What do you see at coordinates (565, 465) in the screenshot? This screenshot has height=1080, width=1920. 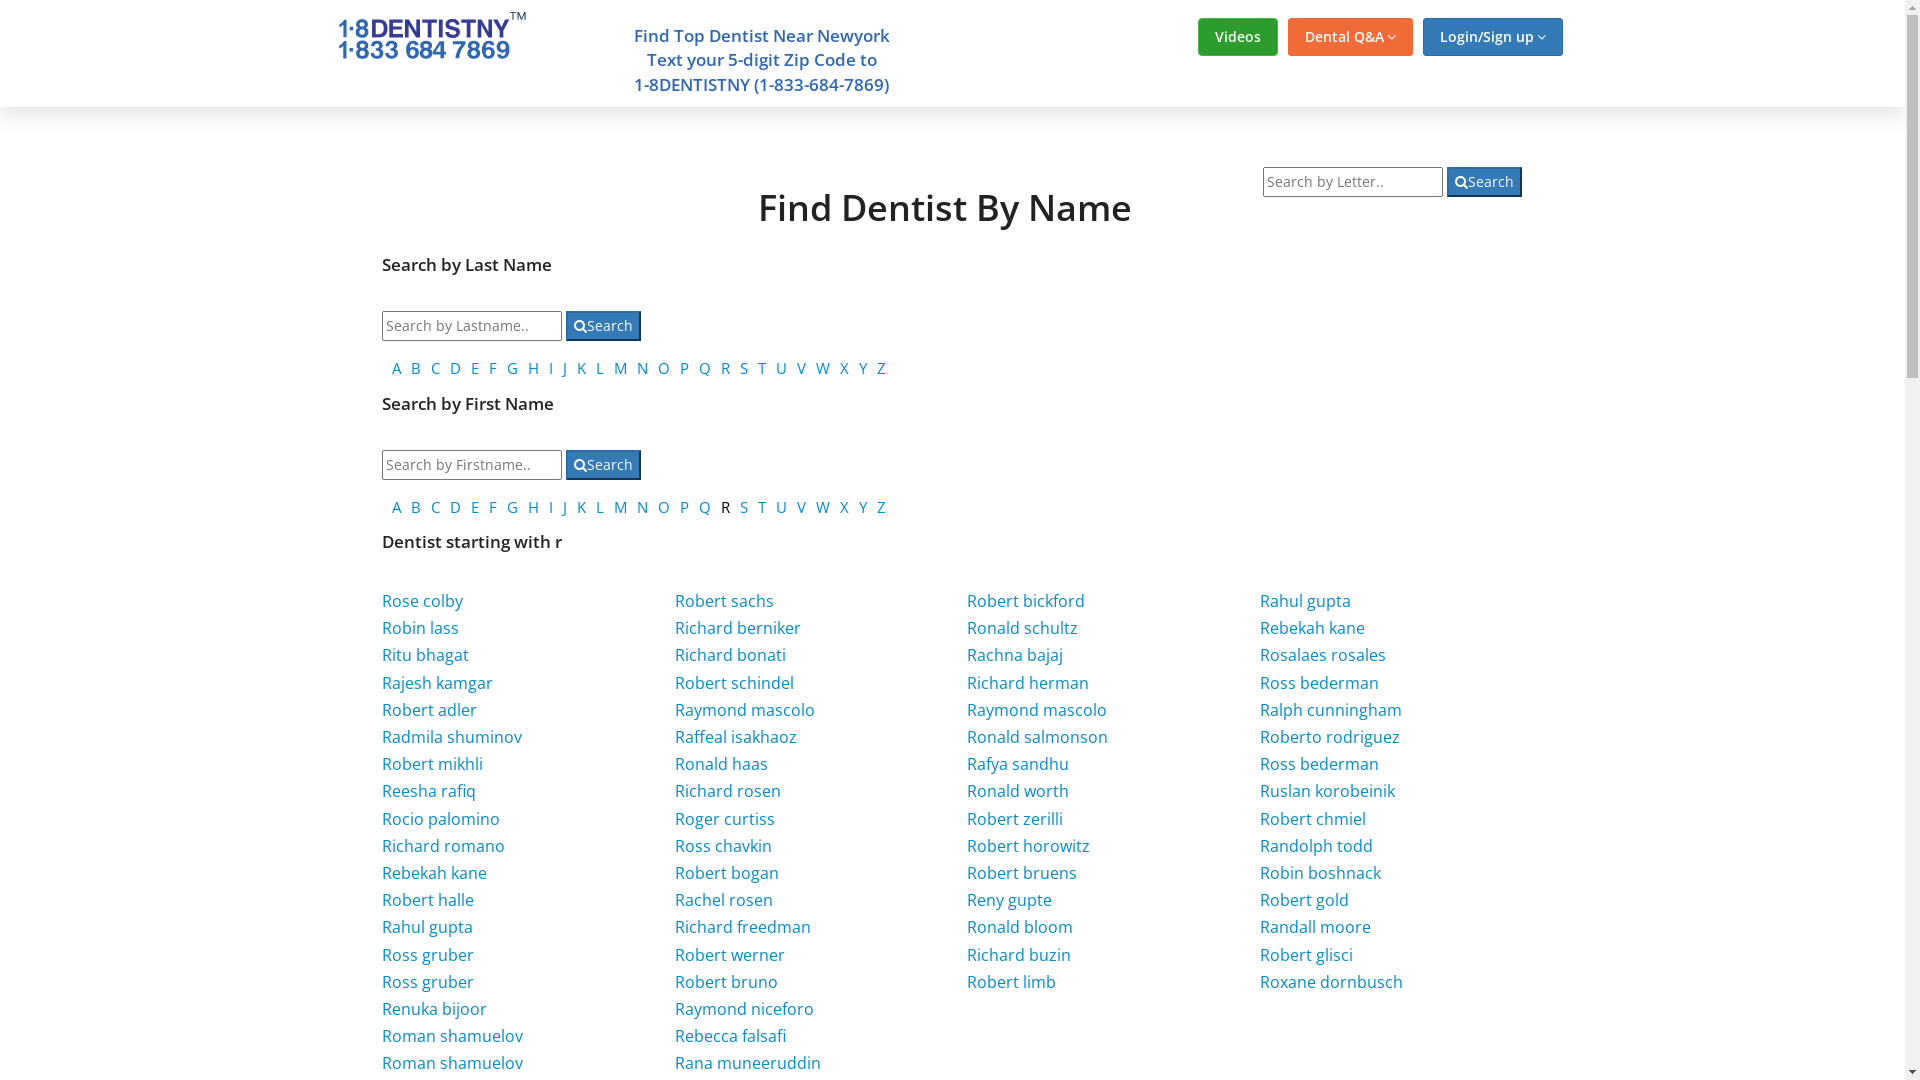 I see `'Search'` at bounding box center [565, 465].